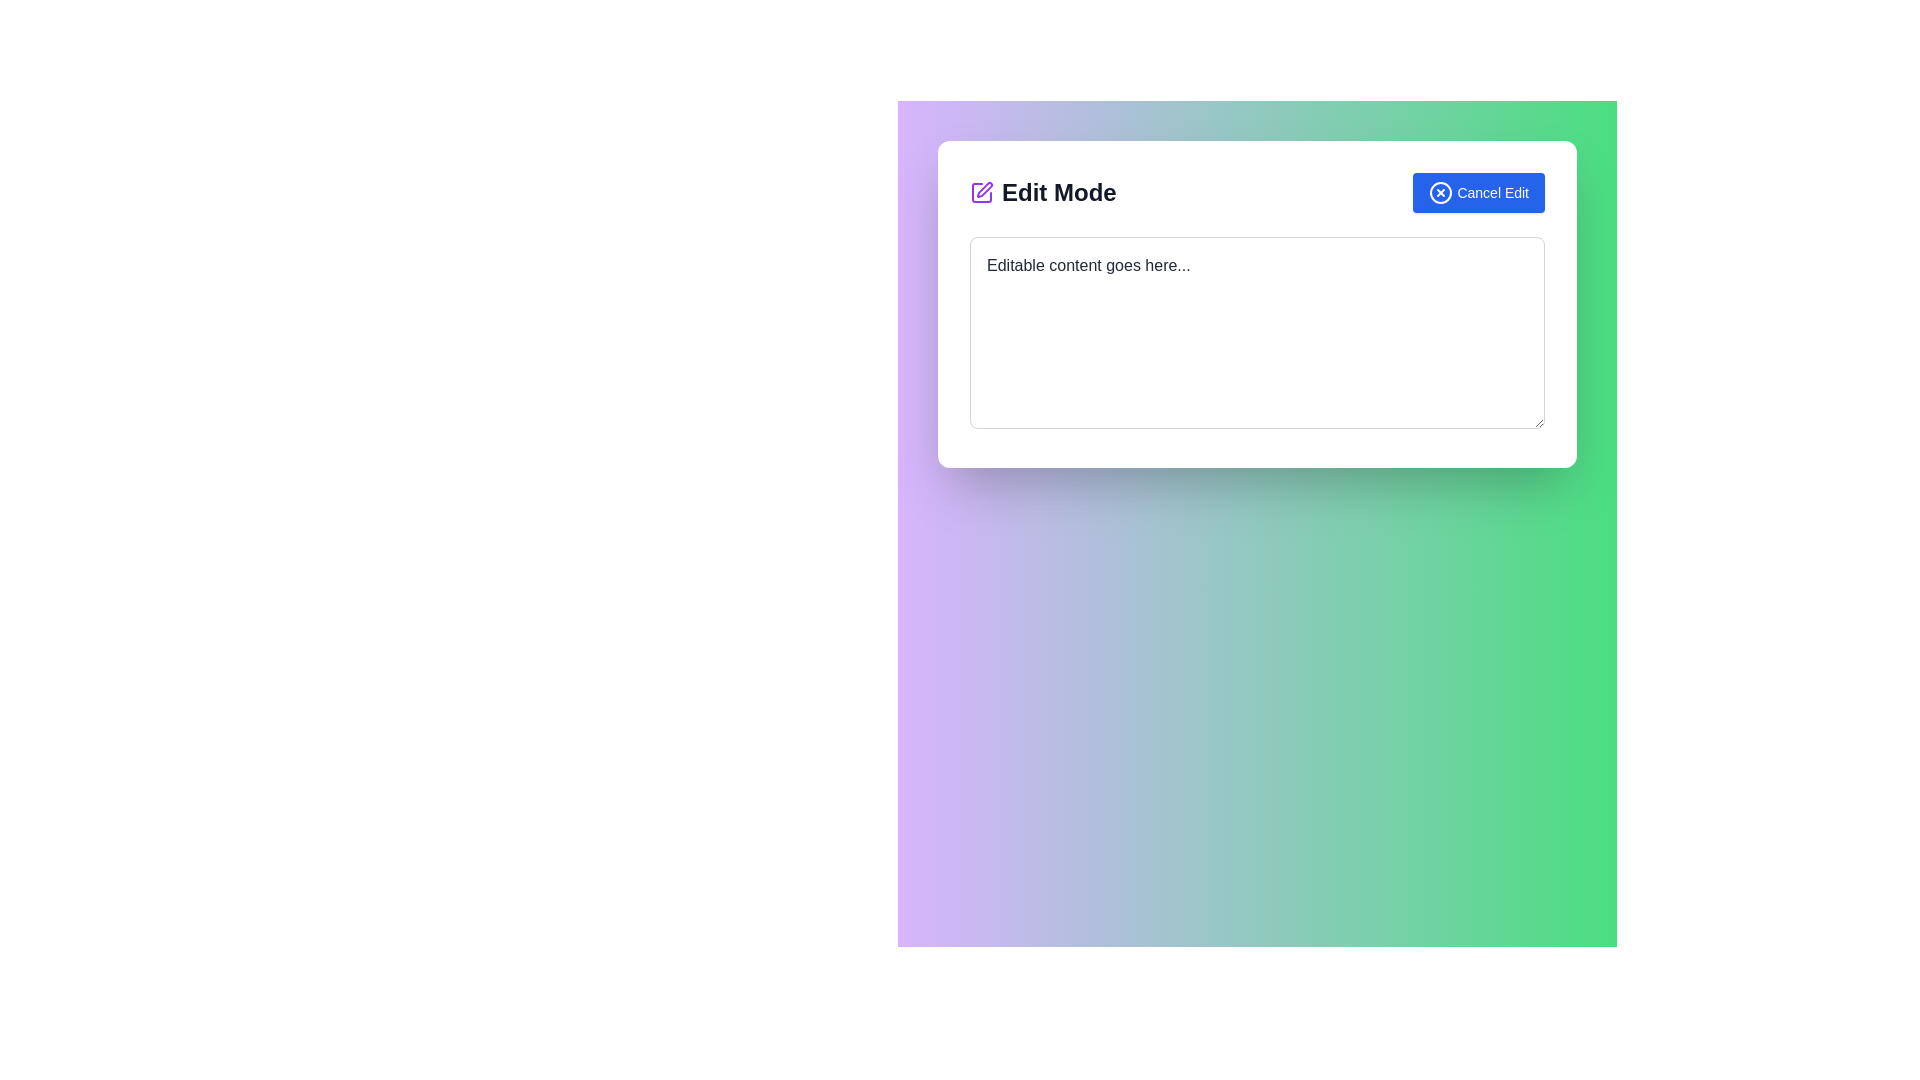 Image resolution: width=1920 pixels, height=1080 pixels. What do you see at coordinates (1479, 192) in the screenshot?
I see `the blue 'Cancel Edit' button with white text and an 'X' icon` at bounding box center [1479, 192].